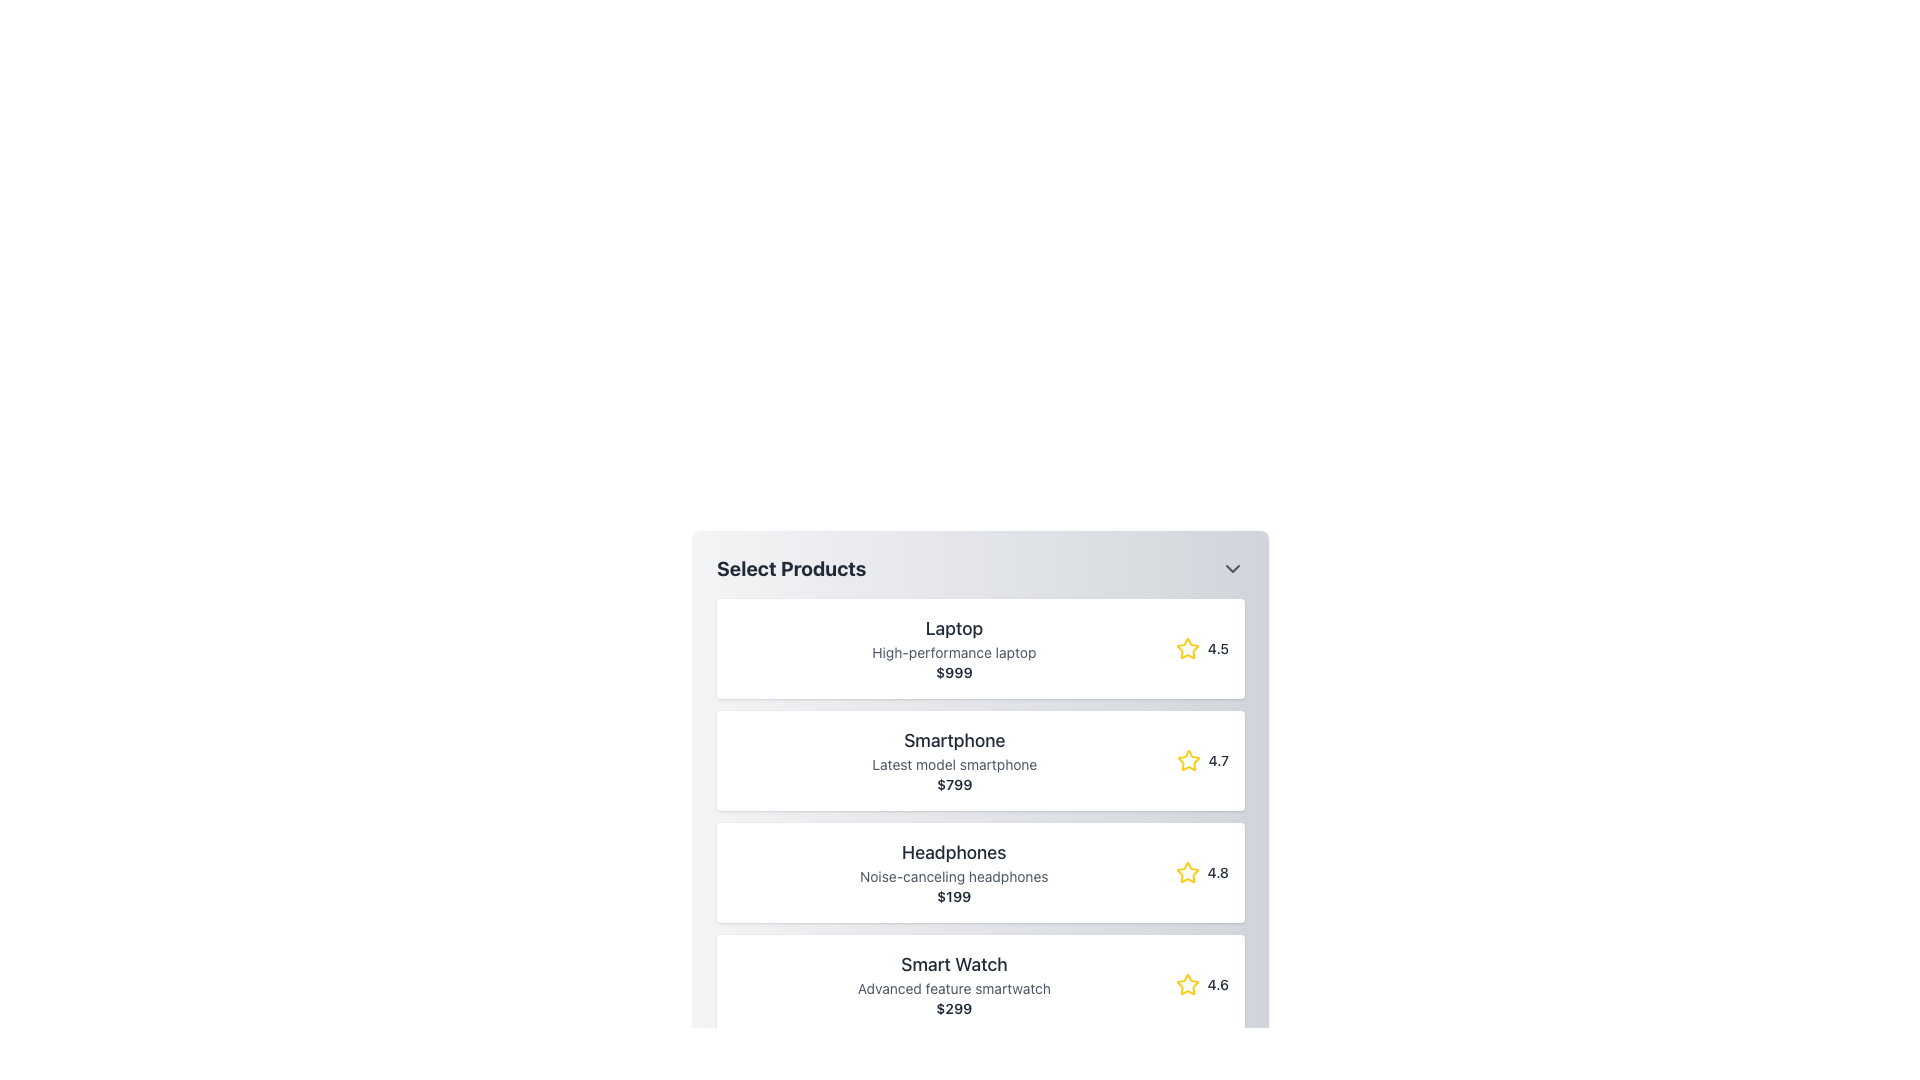  Describe the element at coordinates (953, 871) in the screenshot. I see `the text content group that provides product details including the title 'Headphones,' description 'Noise-canceling headphones,' and price '$199,' located in the third card from the top in a vertically stacked list` at that location.